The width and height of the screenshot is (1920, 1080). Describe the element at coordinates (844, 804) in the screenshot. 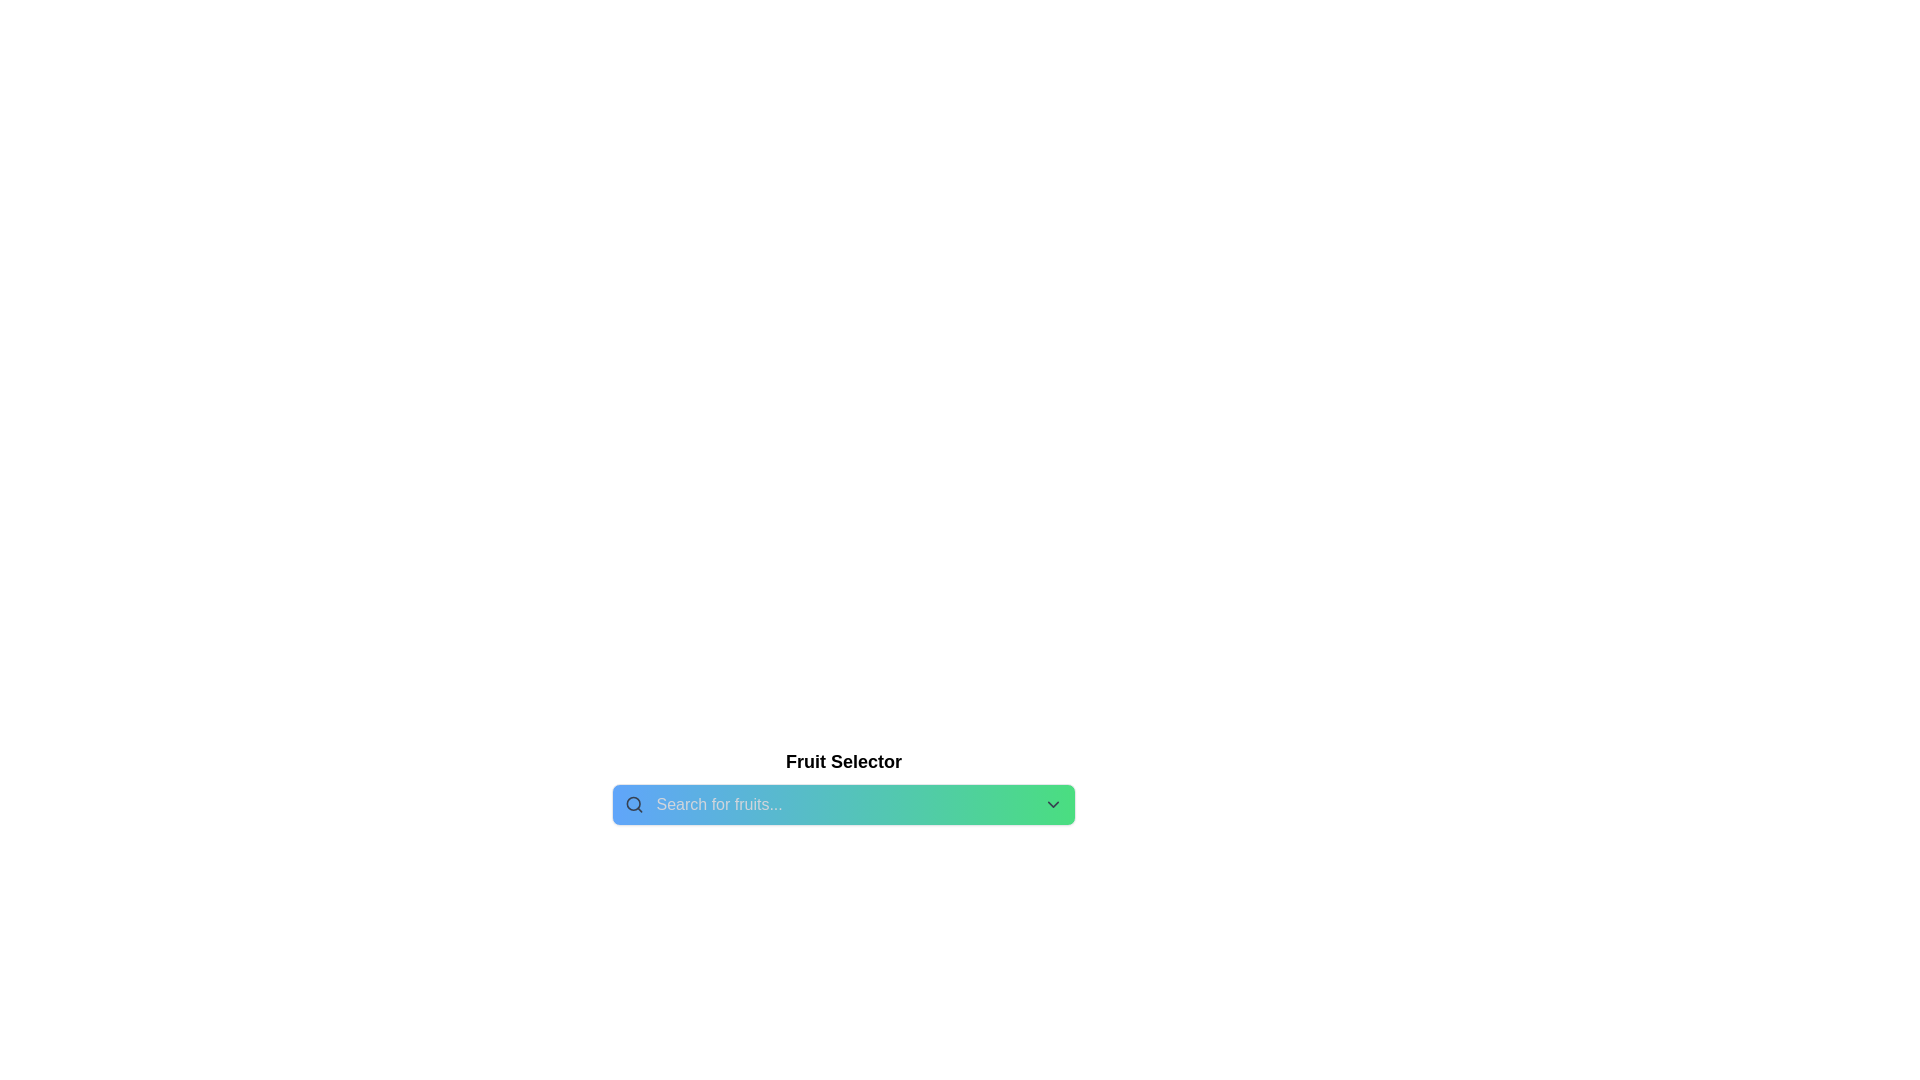

I see `the dropdown arrow of the Compound UI component (search input with dropdown)` at that location.